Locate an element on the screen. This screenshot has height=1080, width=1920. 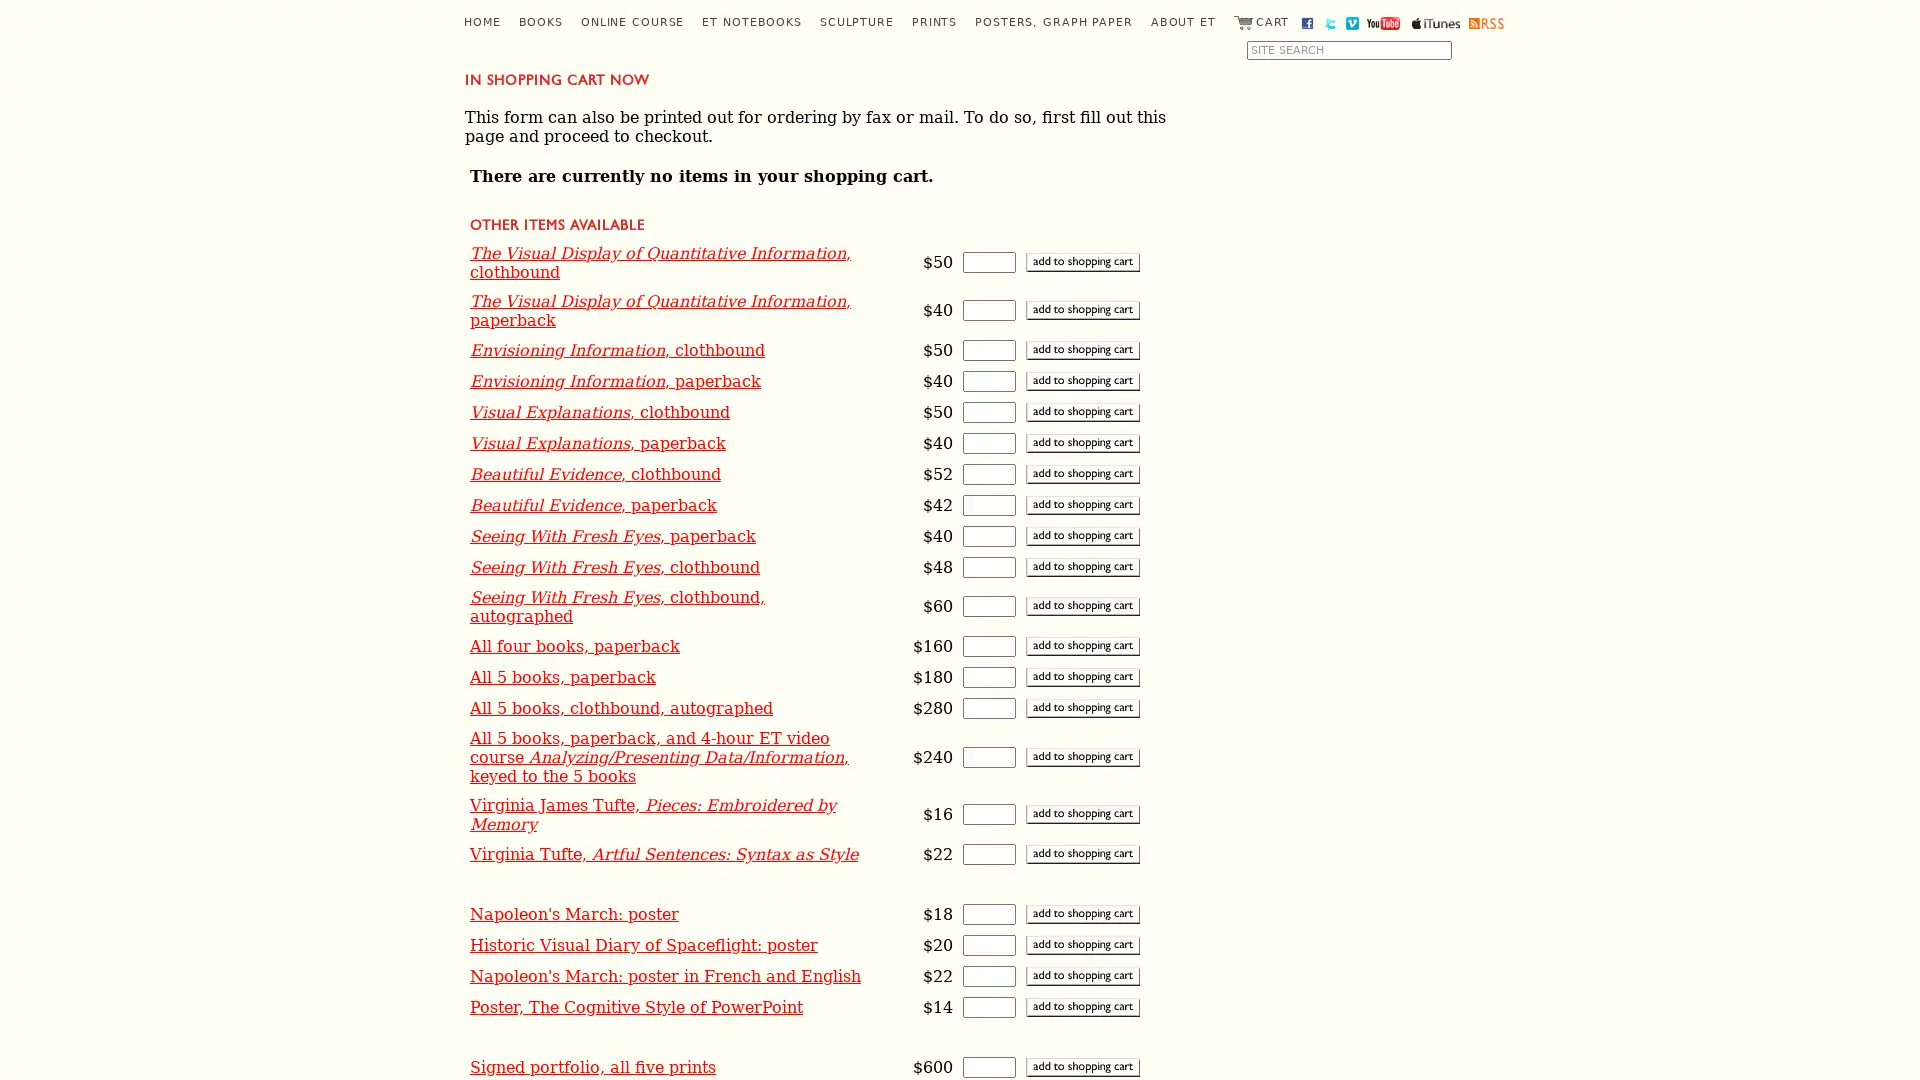
add to shopping cart is located at coordinates (1082, 706).